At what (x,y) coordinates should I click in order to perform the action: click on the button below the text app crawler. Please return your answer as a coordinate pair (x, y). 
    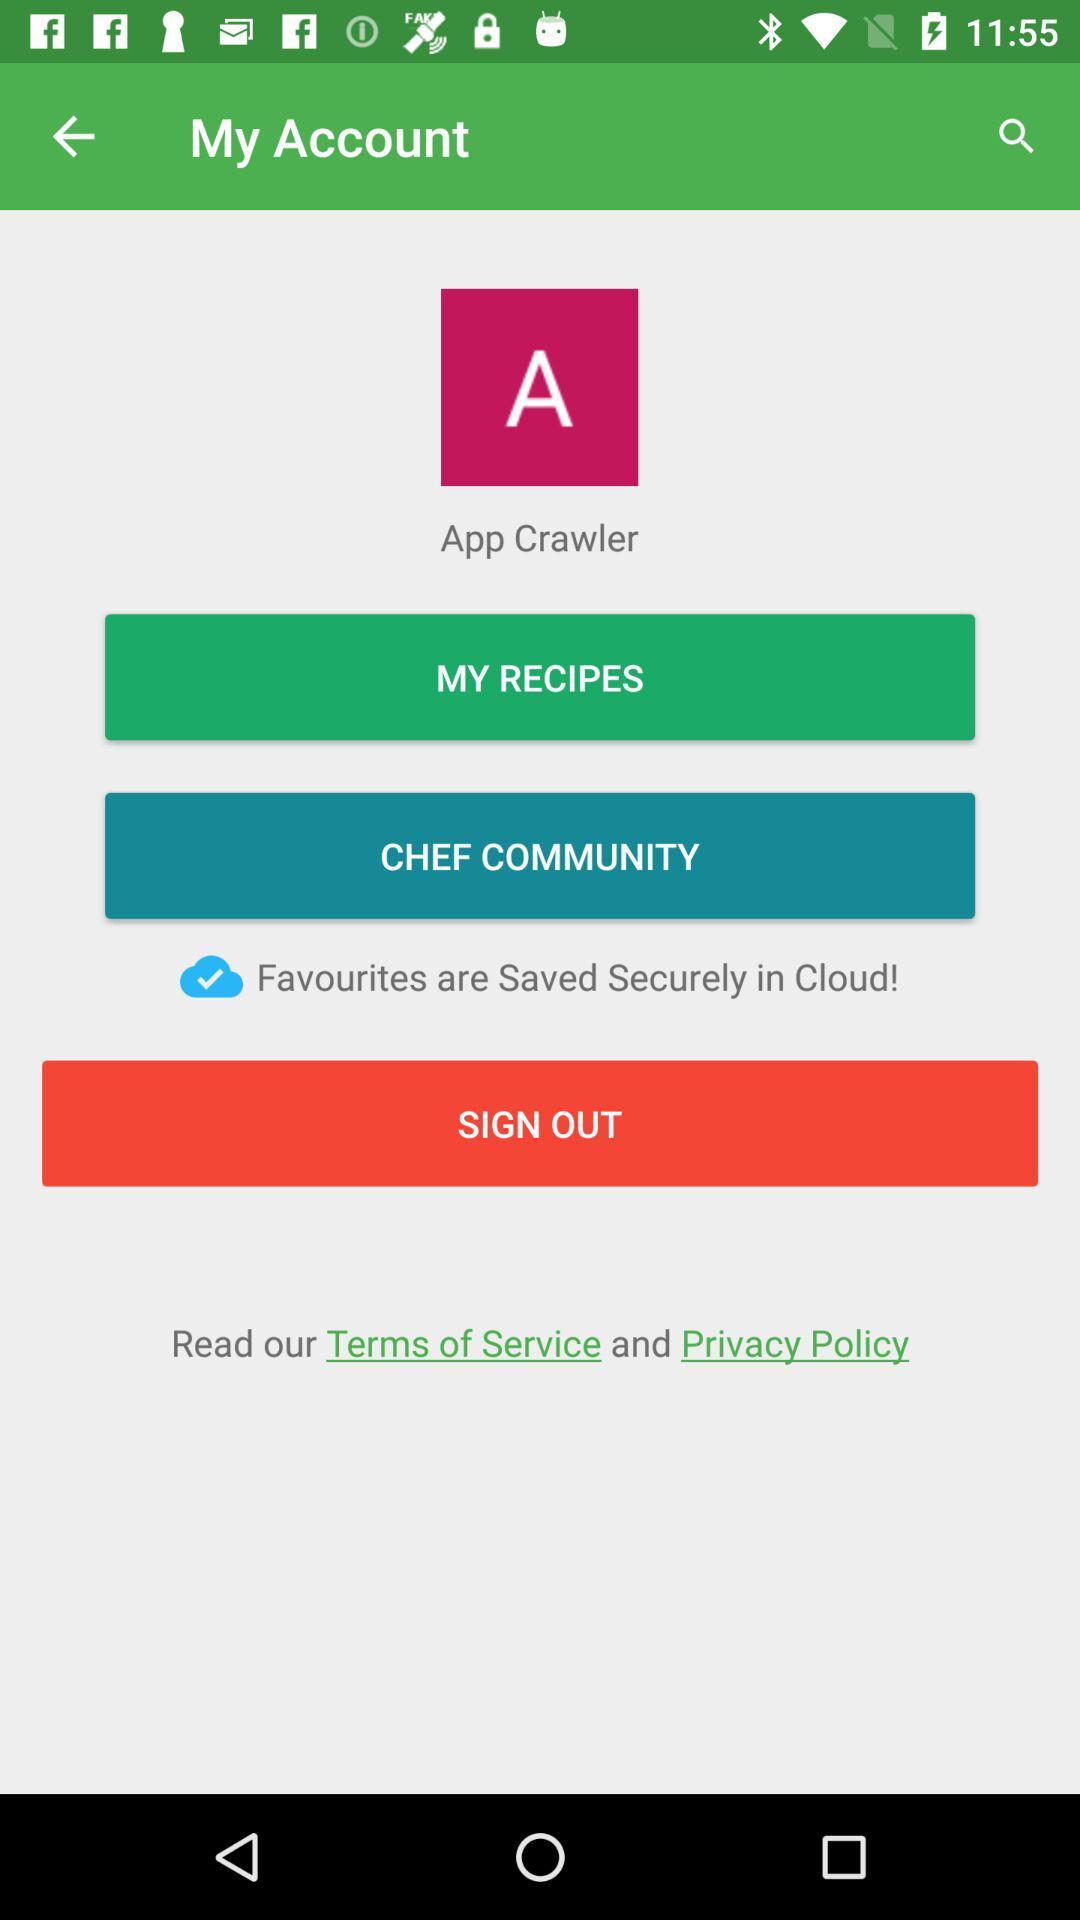
    Looking at the image, I should click on (540, 676).